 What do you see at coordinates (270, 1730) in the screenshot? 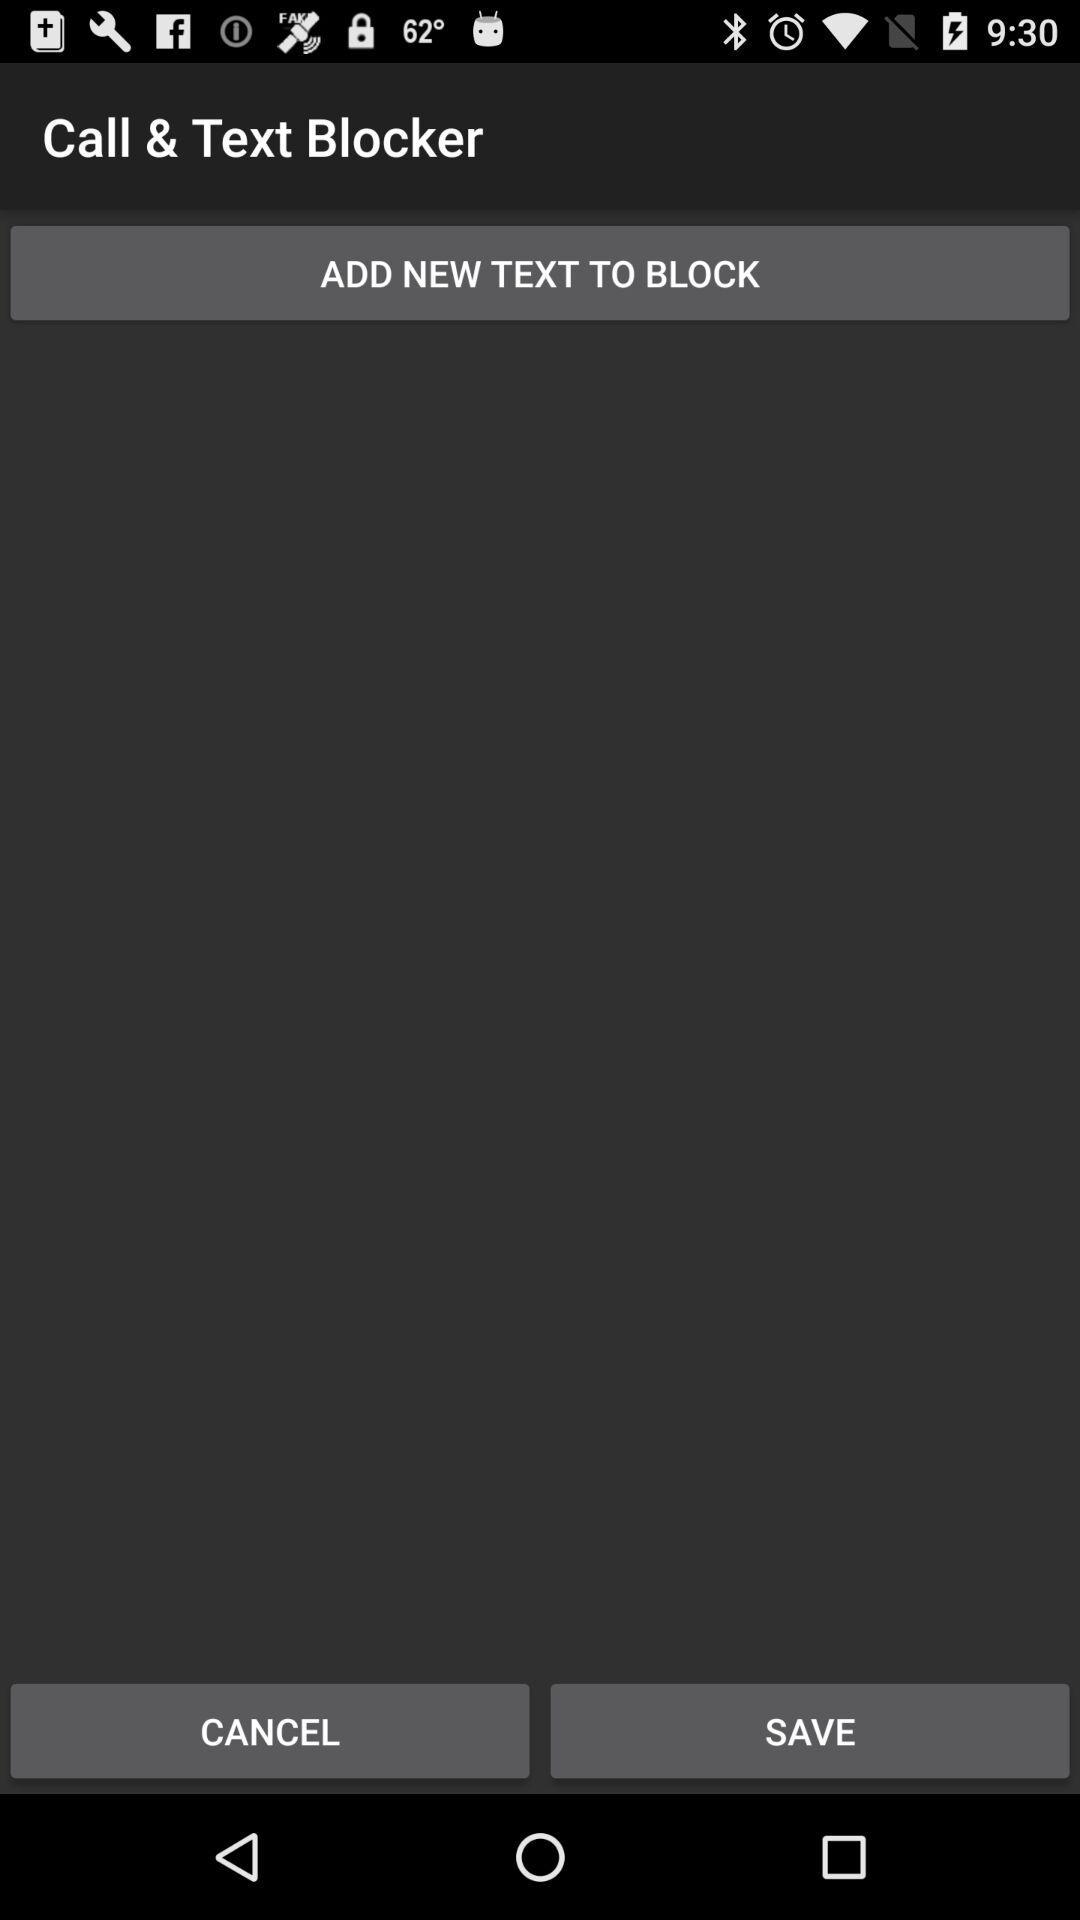
I see `the item next to the save` at bounding box center [270, 1730].